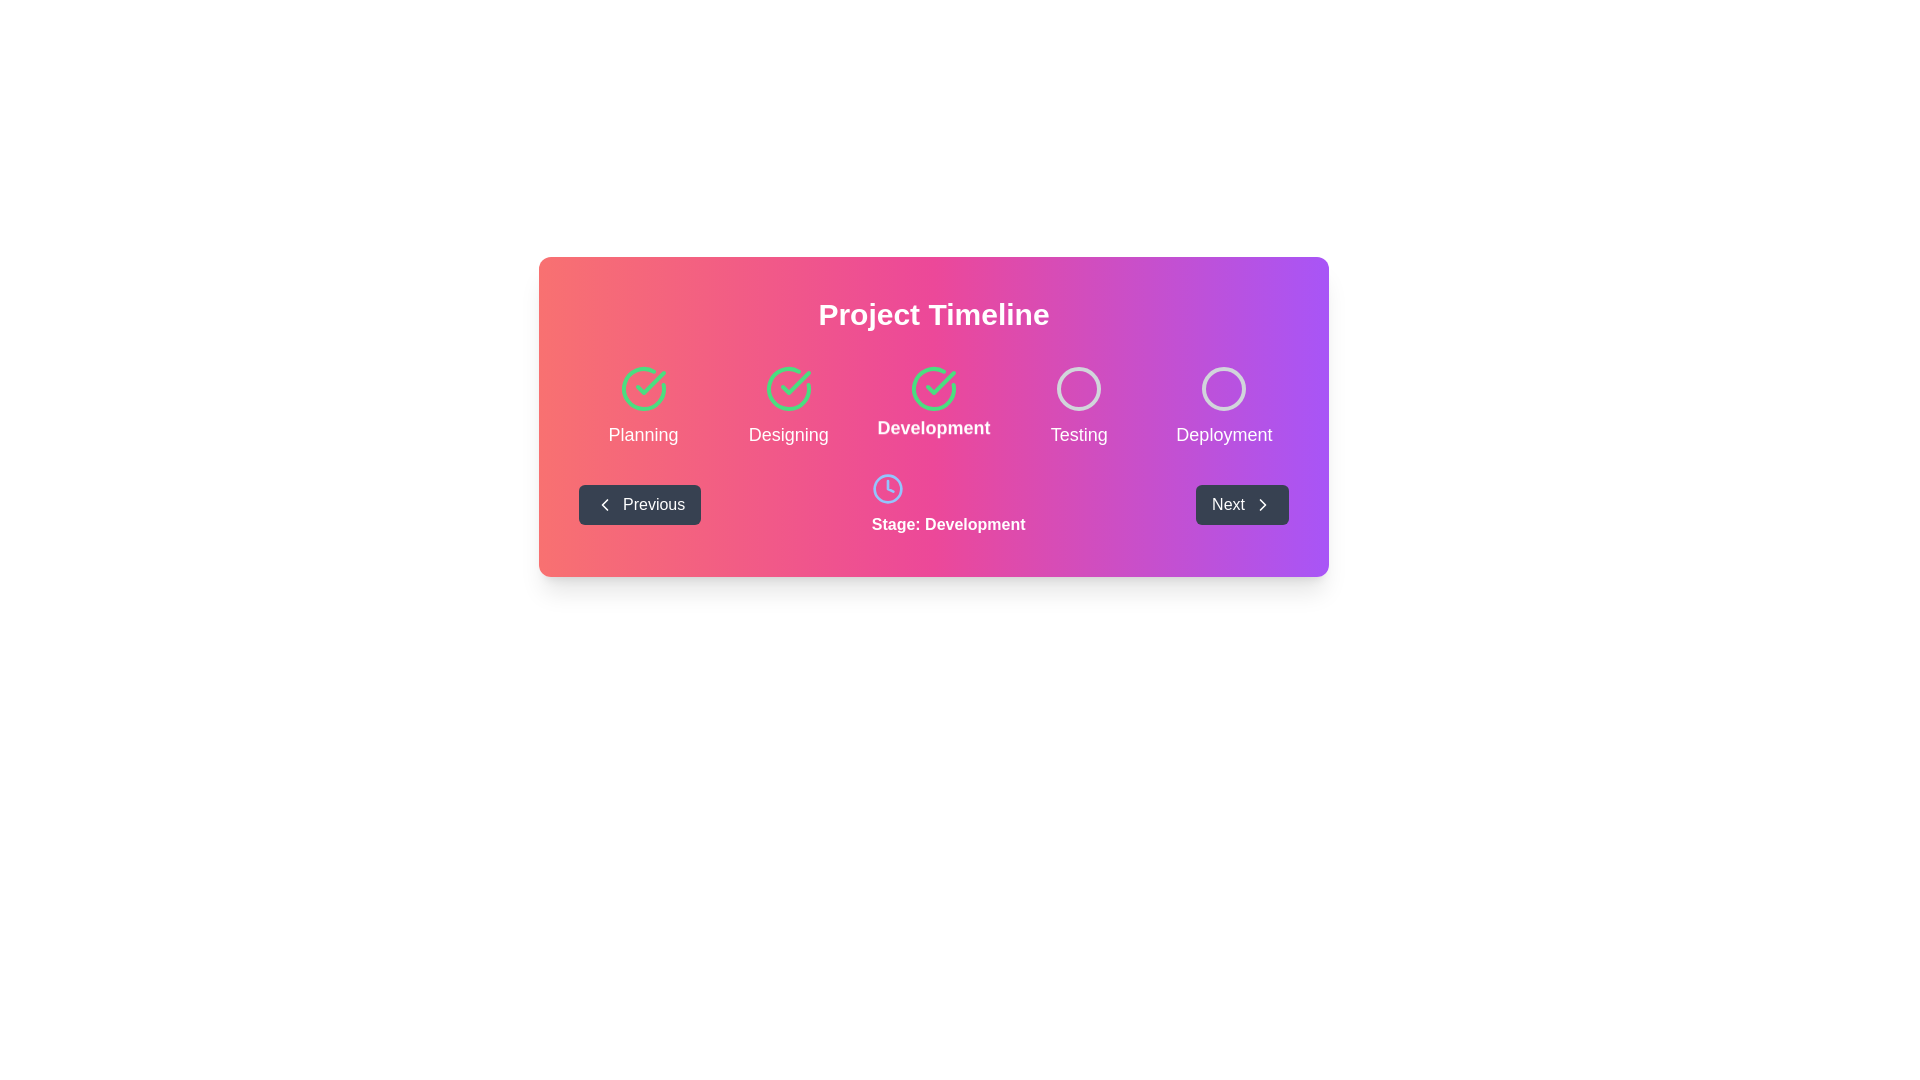  Describe the element at coordinates (932, 431) in the screenshot. I see `the Text label indicating the current stage of the process in the project timeline, located centrally below the checked circle icon` at that location.